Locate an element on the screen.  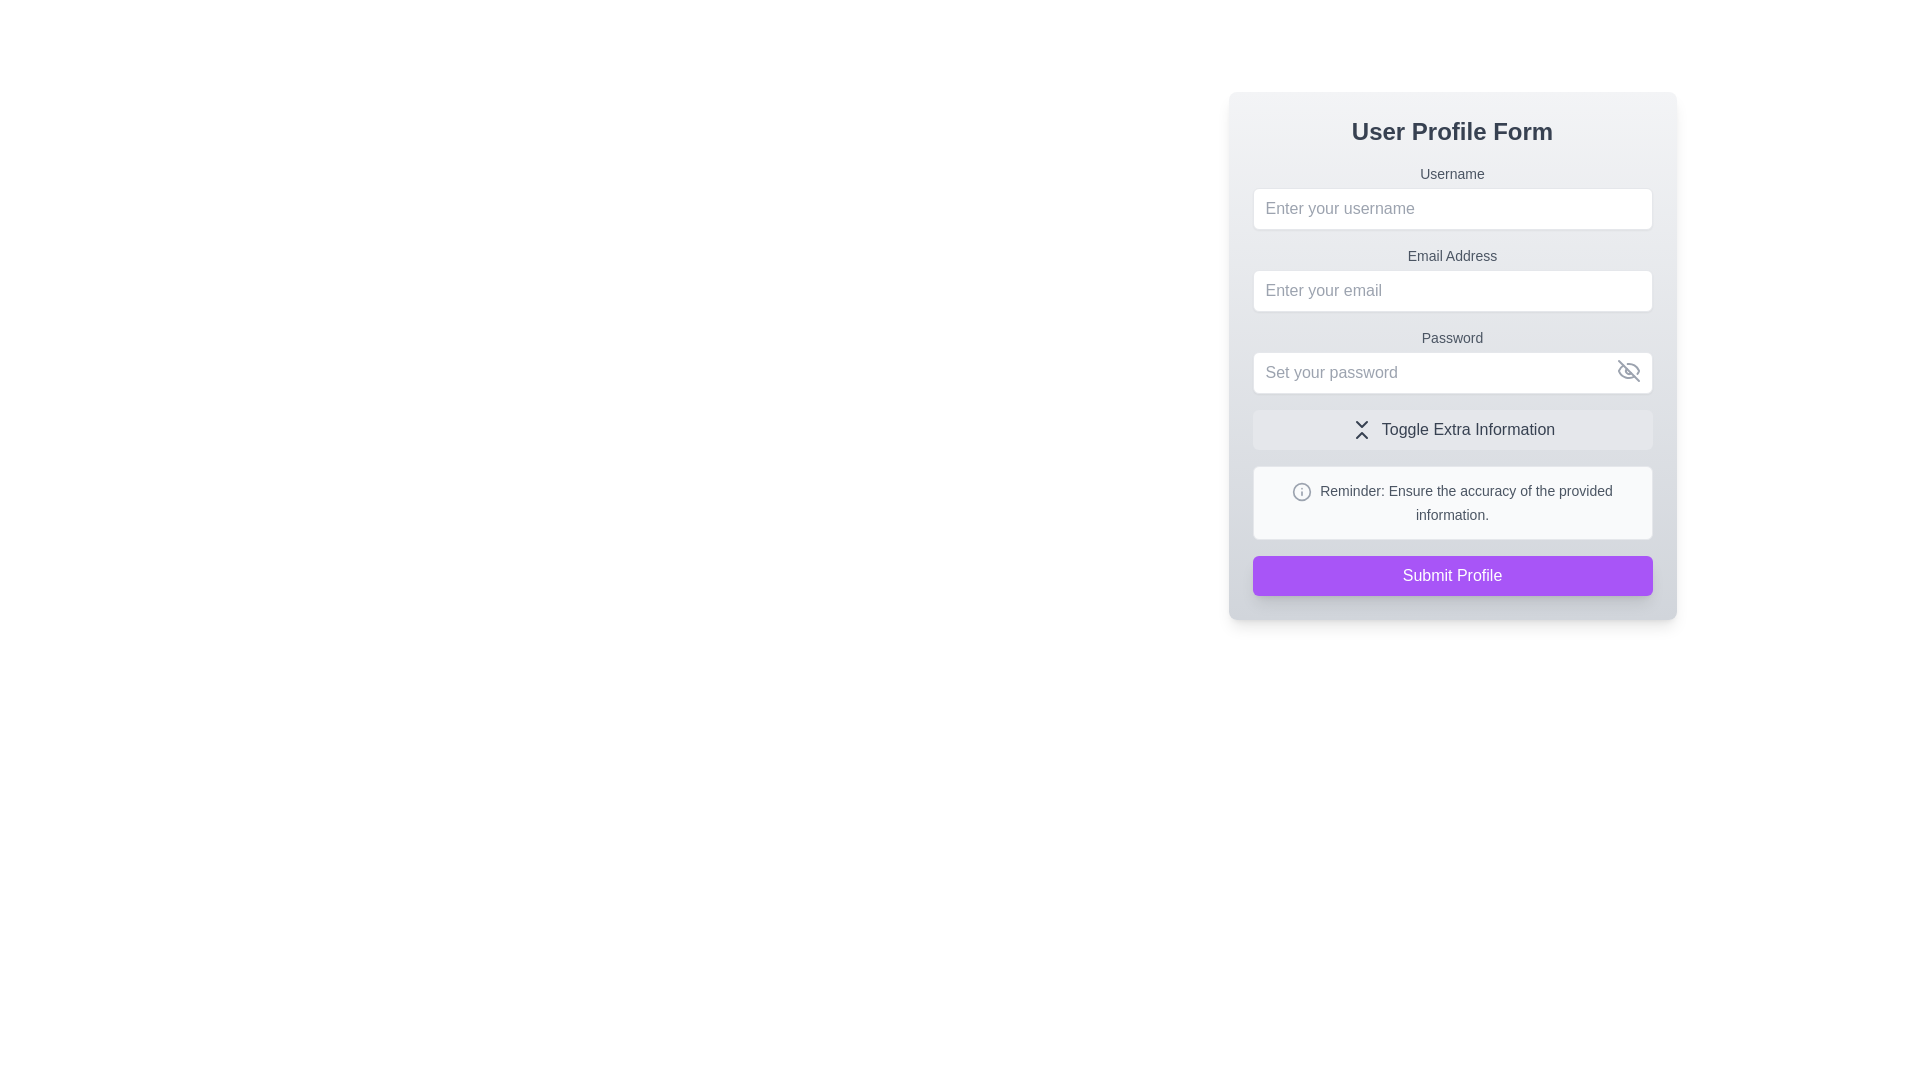
the password label that provides context for the password input field in the profile form is located at coordinates (1452, 337).